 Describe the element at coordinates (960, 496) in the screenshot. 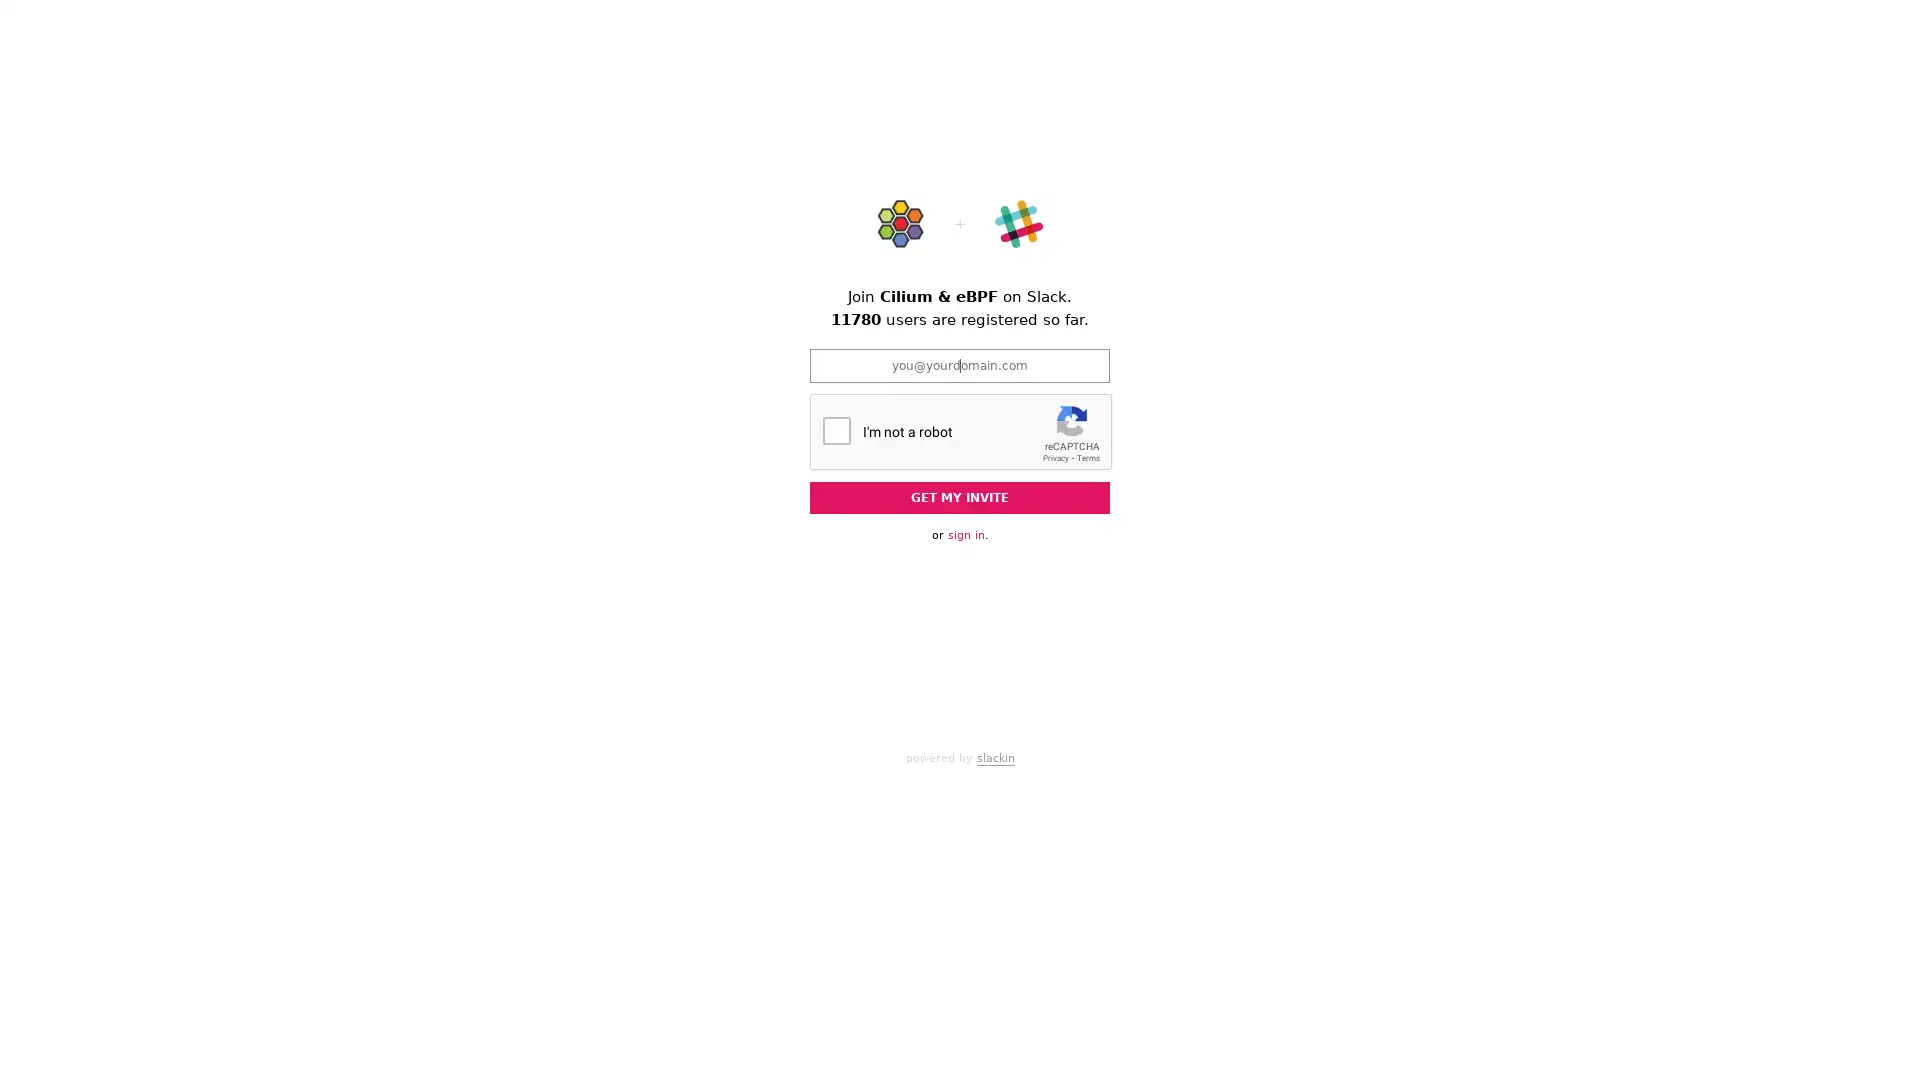

I see `GET MY INVITE` at that location.